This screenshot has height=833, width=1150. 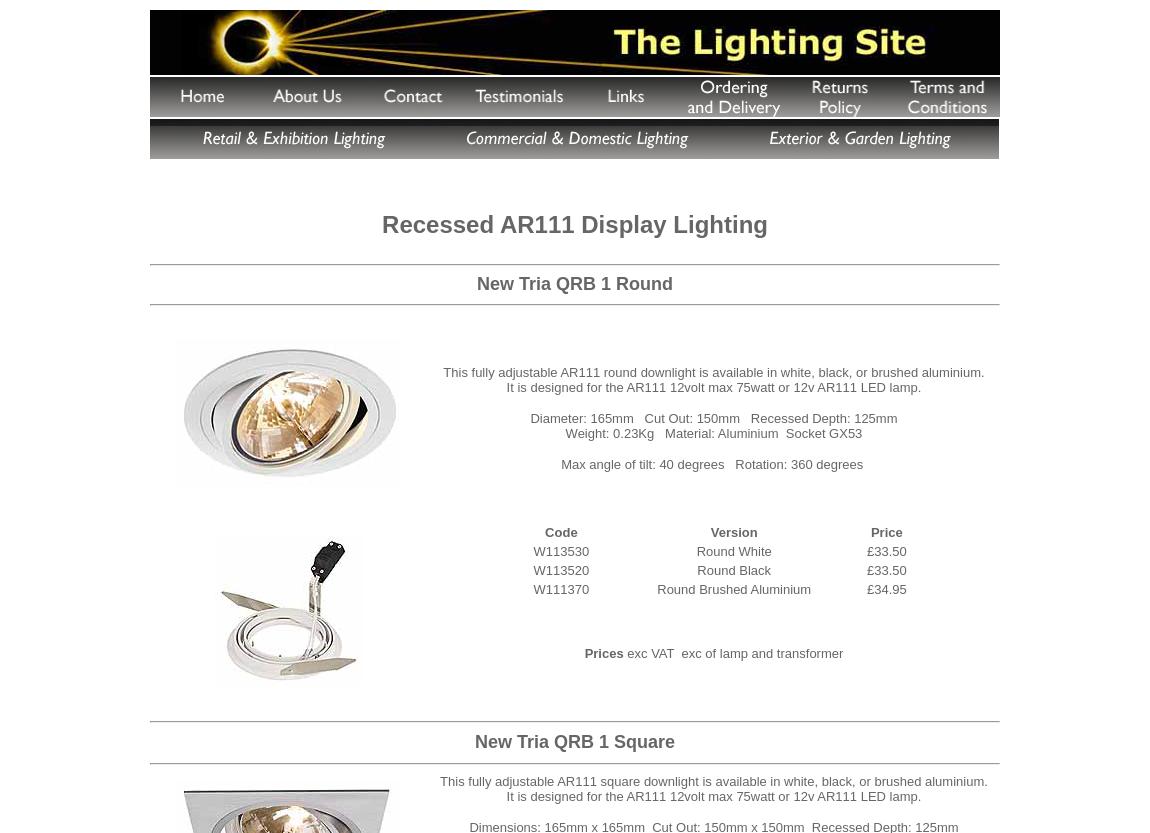 I want to click on 'New 
        Tria QRB 1 Round', so click(x=574, y=283).